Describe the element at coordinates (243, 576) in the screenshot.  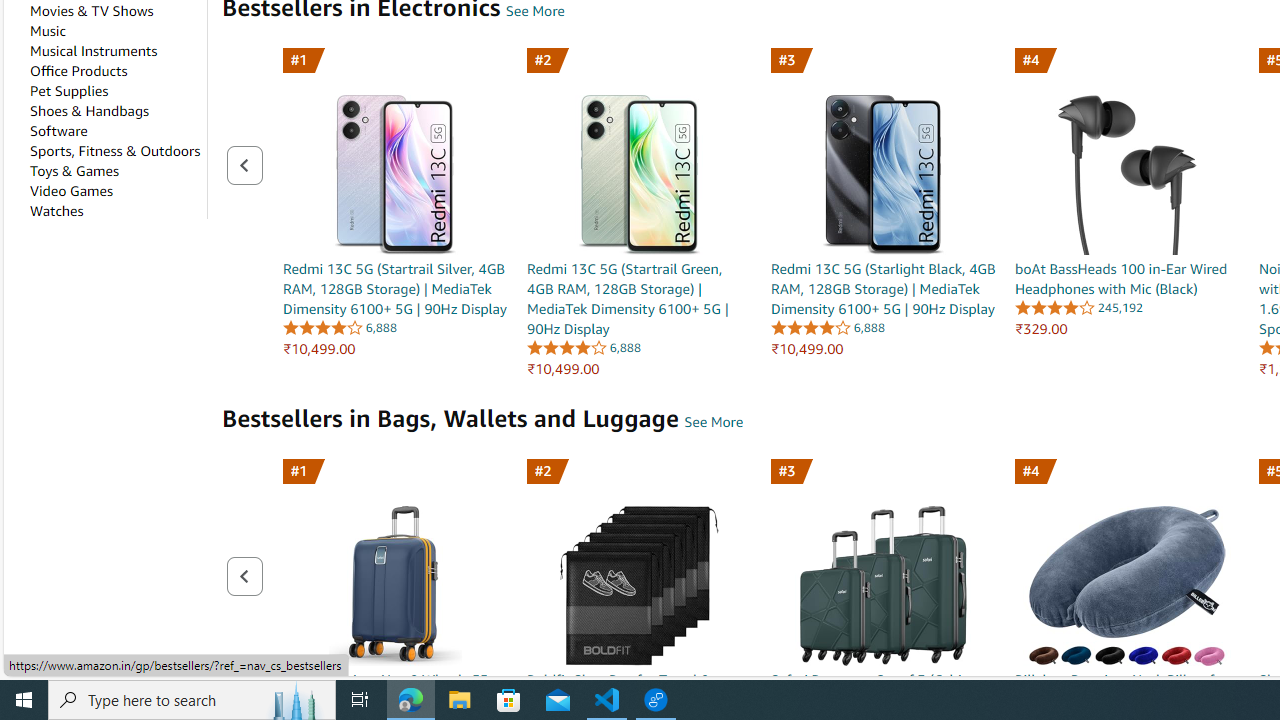
I see `'Previous page'` at that location.